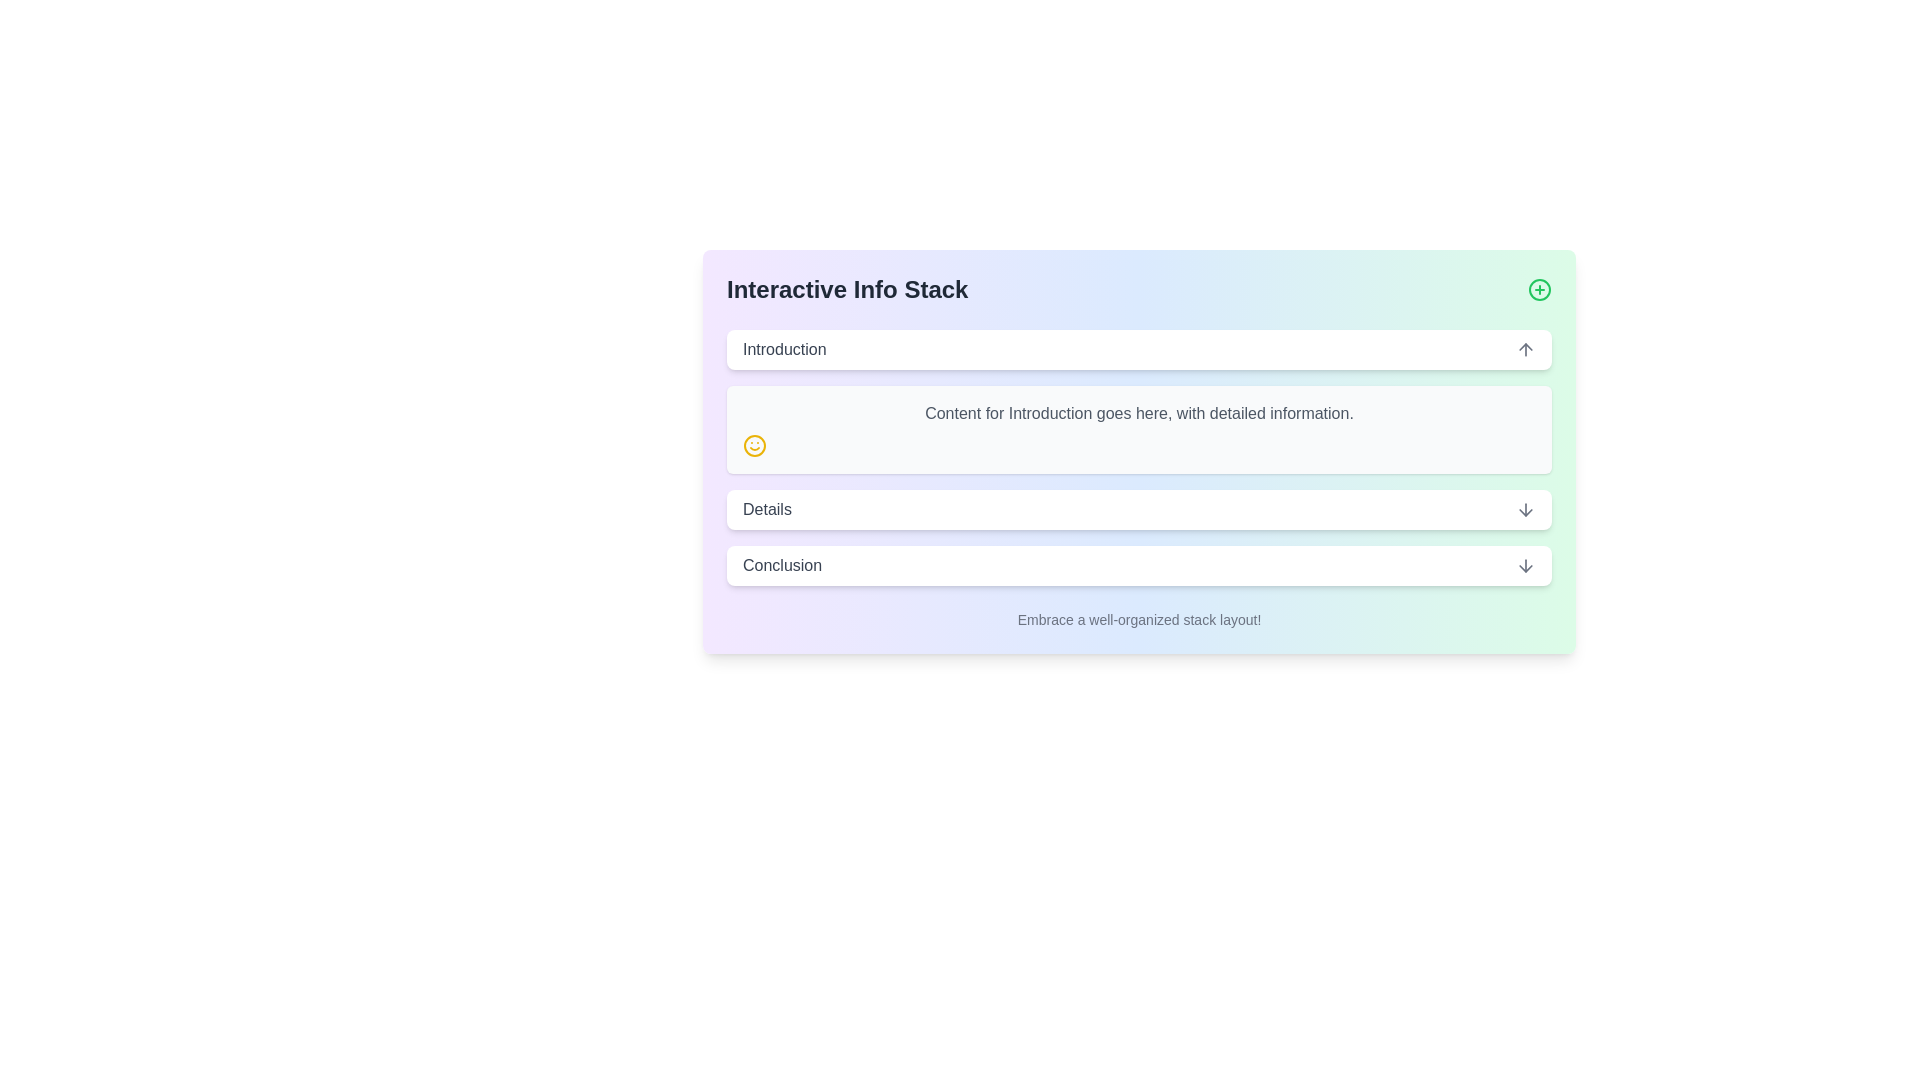 The image size is (1920, 1080). I want to click on textual content within the informational content block that states 'Content for Introduction goes here, with detailed information.', so click(1139, 451).